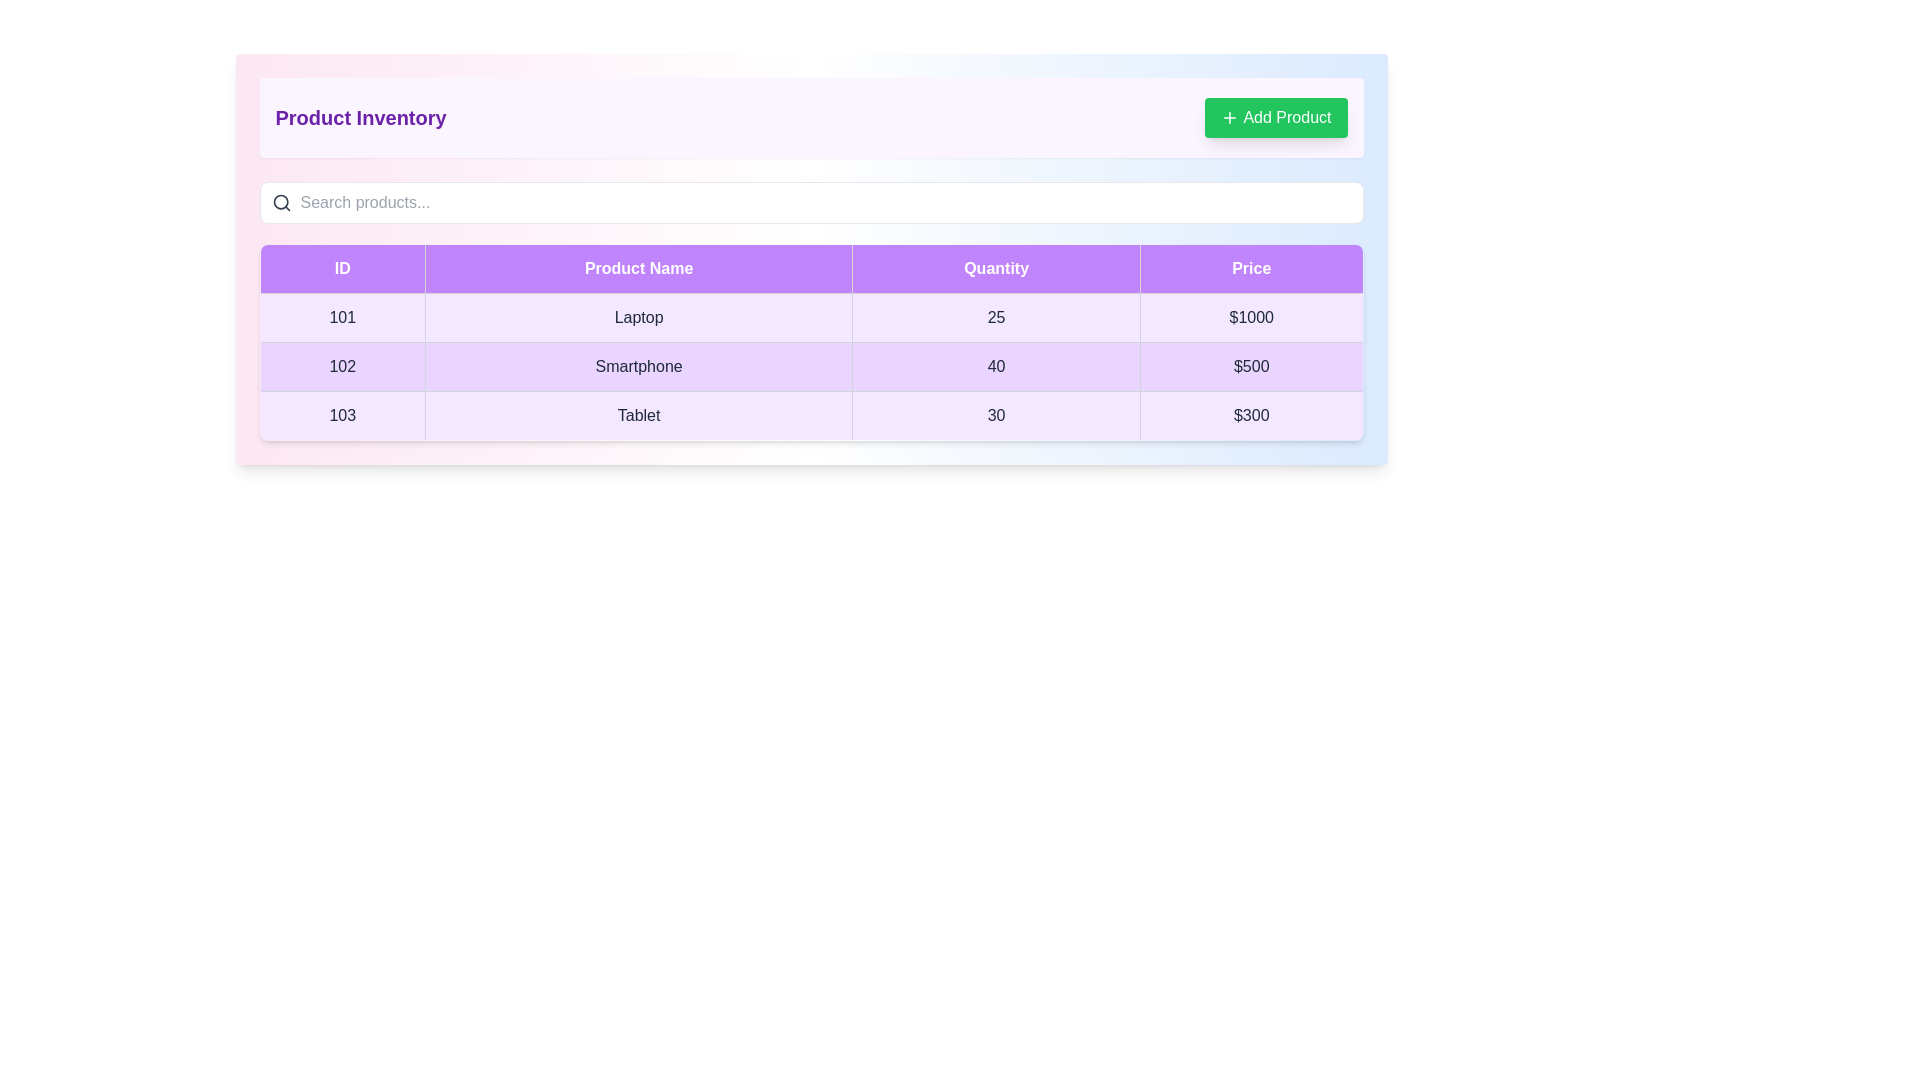 The image size is (1920, 1080). I want to click on the Text label indicating the quantity of the 'Tablet' product in the third column of the third row in the table, so click(996, 415).